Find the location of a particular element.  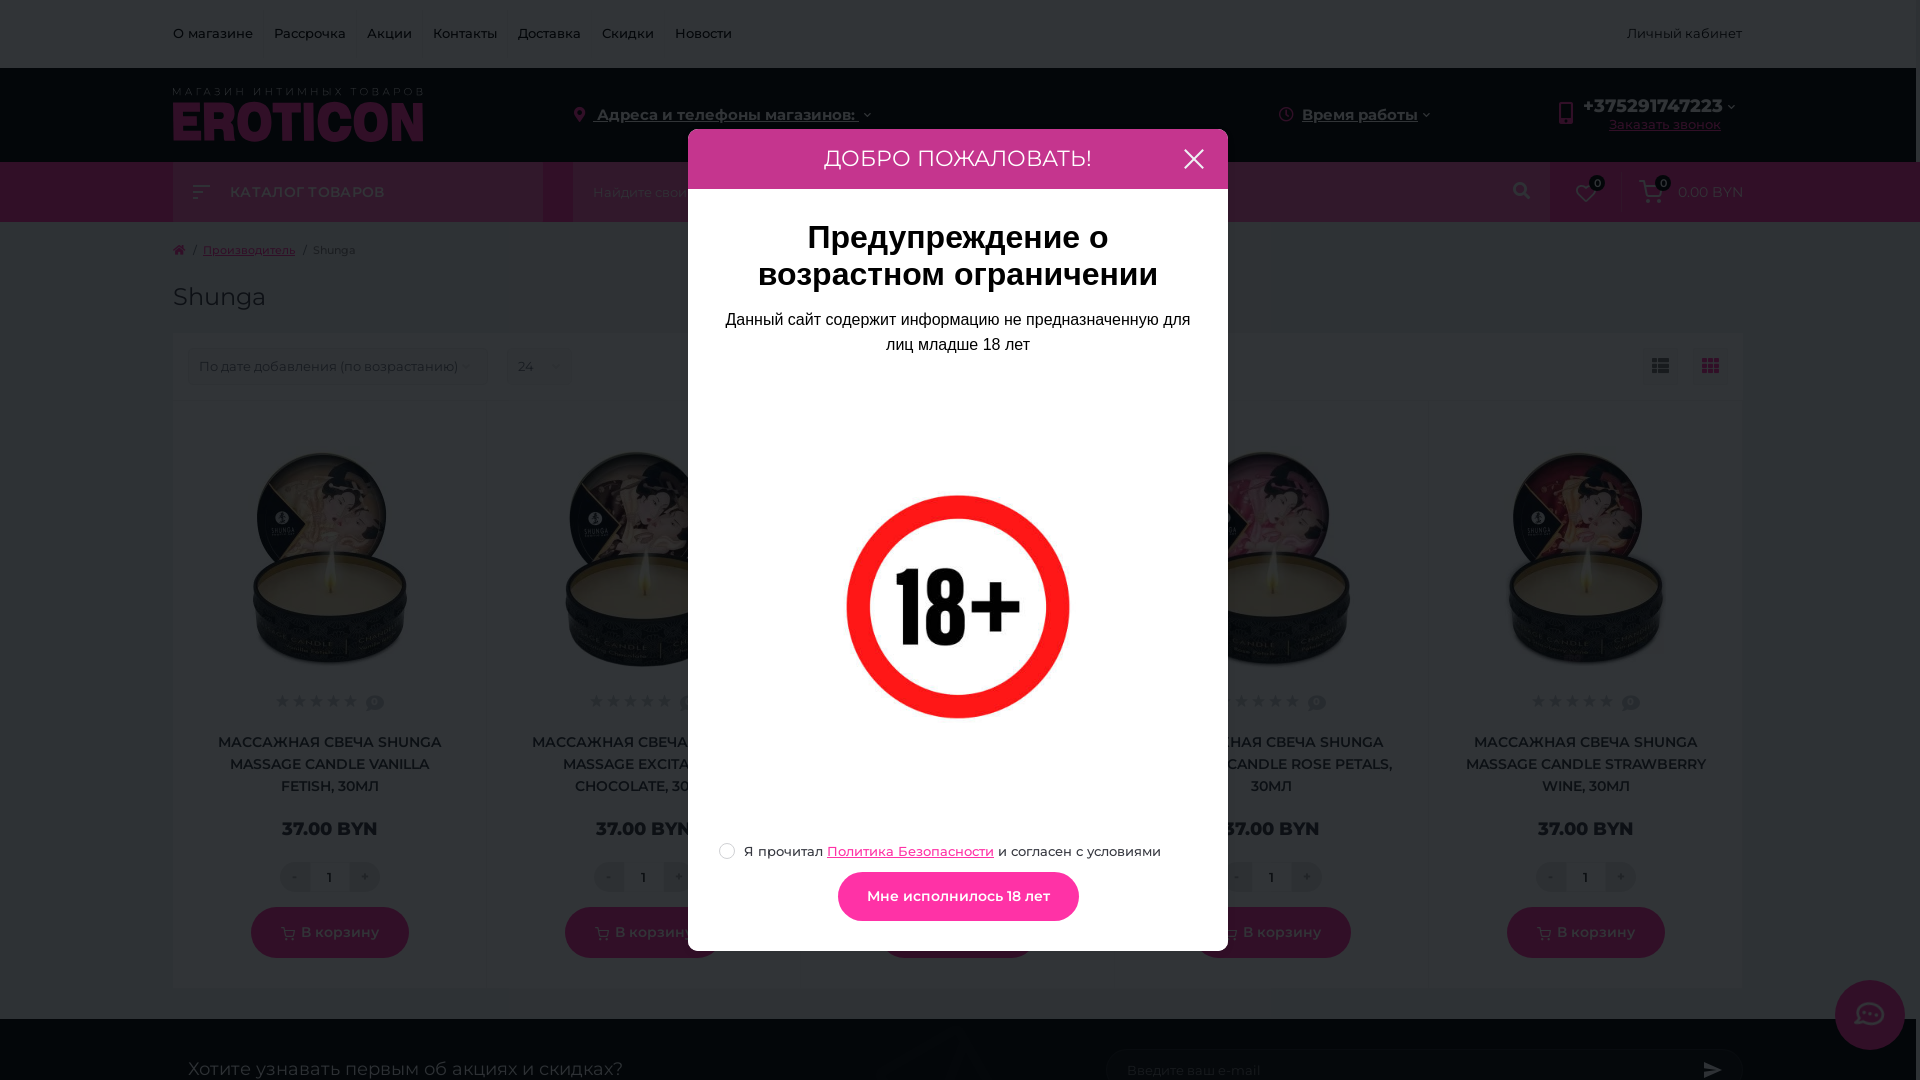

'+' is located at coordinates (1291, 875).